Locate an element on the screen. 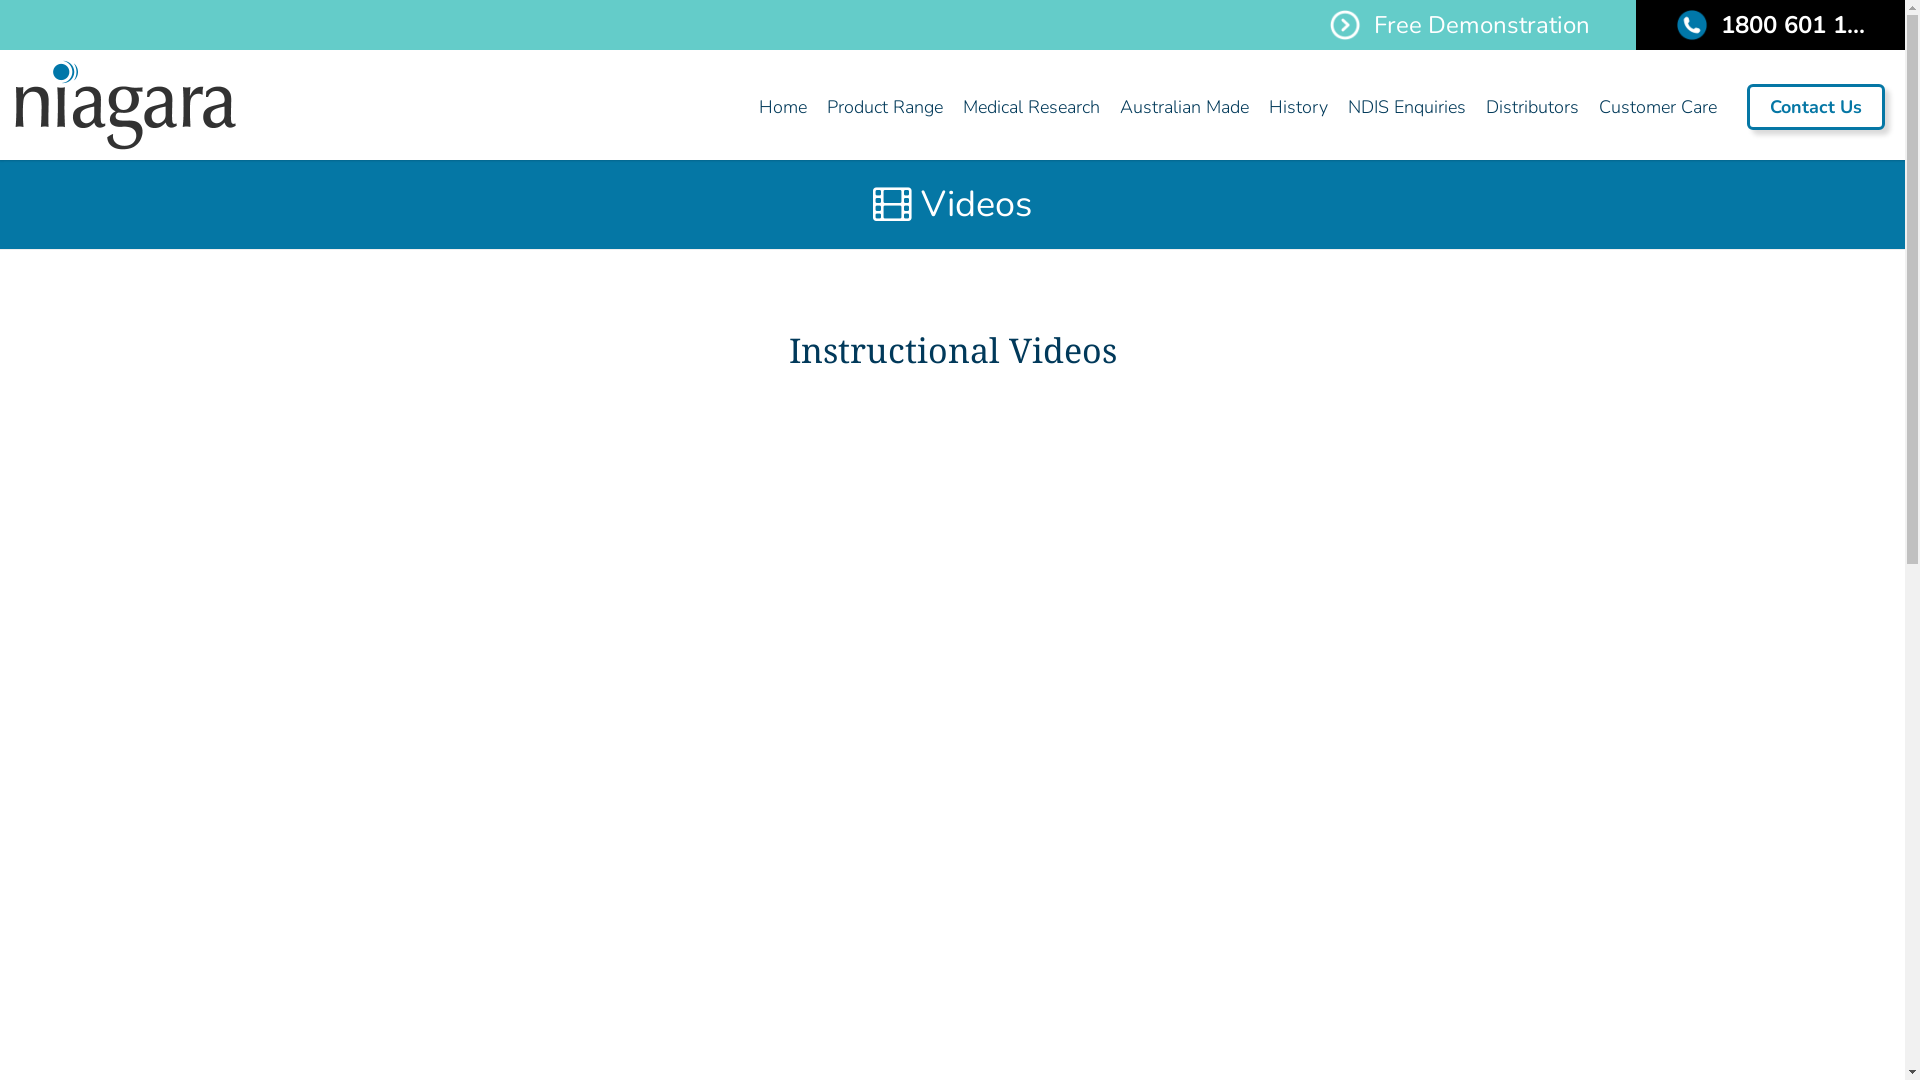  '1800 601 1...' is located at coordinates (1770, 24).